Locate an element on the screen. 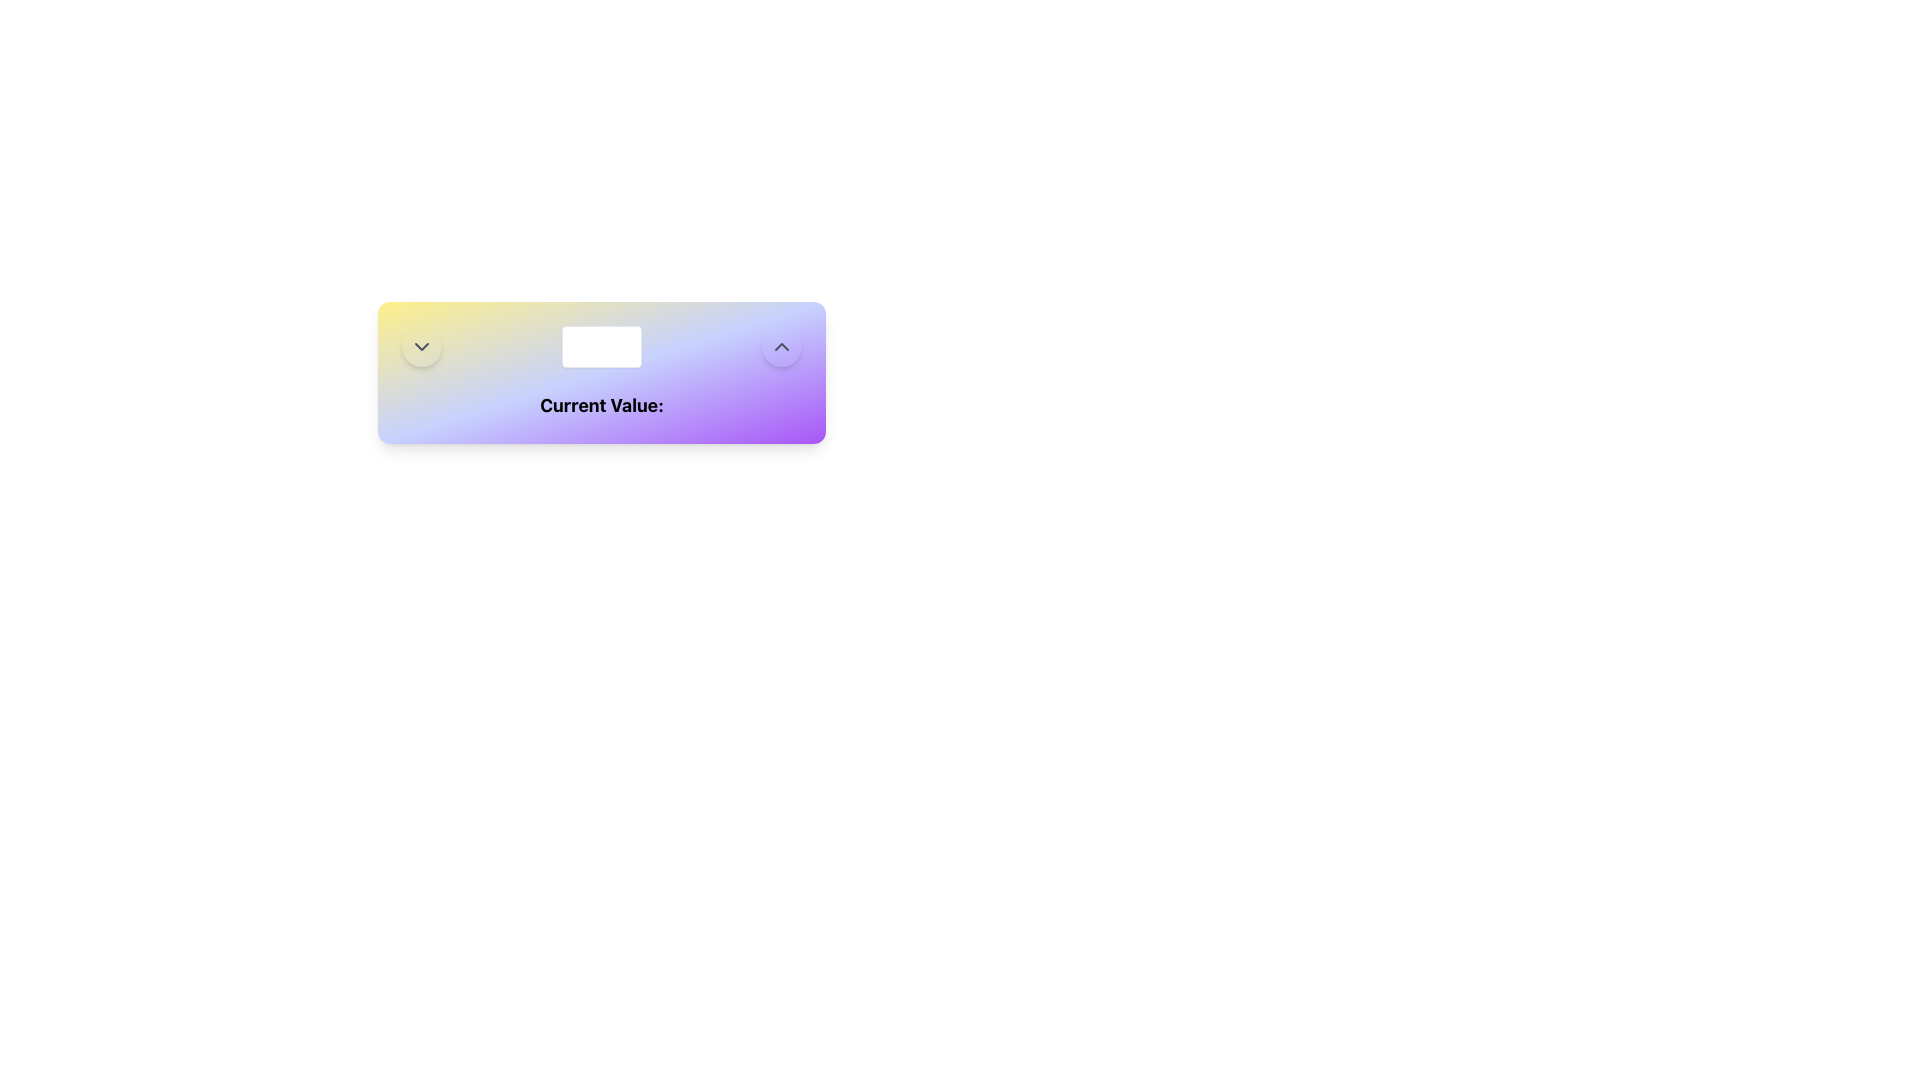  the Text Label that provides context or description for the 'current value', positioned at the bottom center of a gradient-colored rectangle is located at coordinates (600, 405).